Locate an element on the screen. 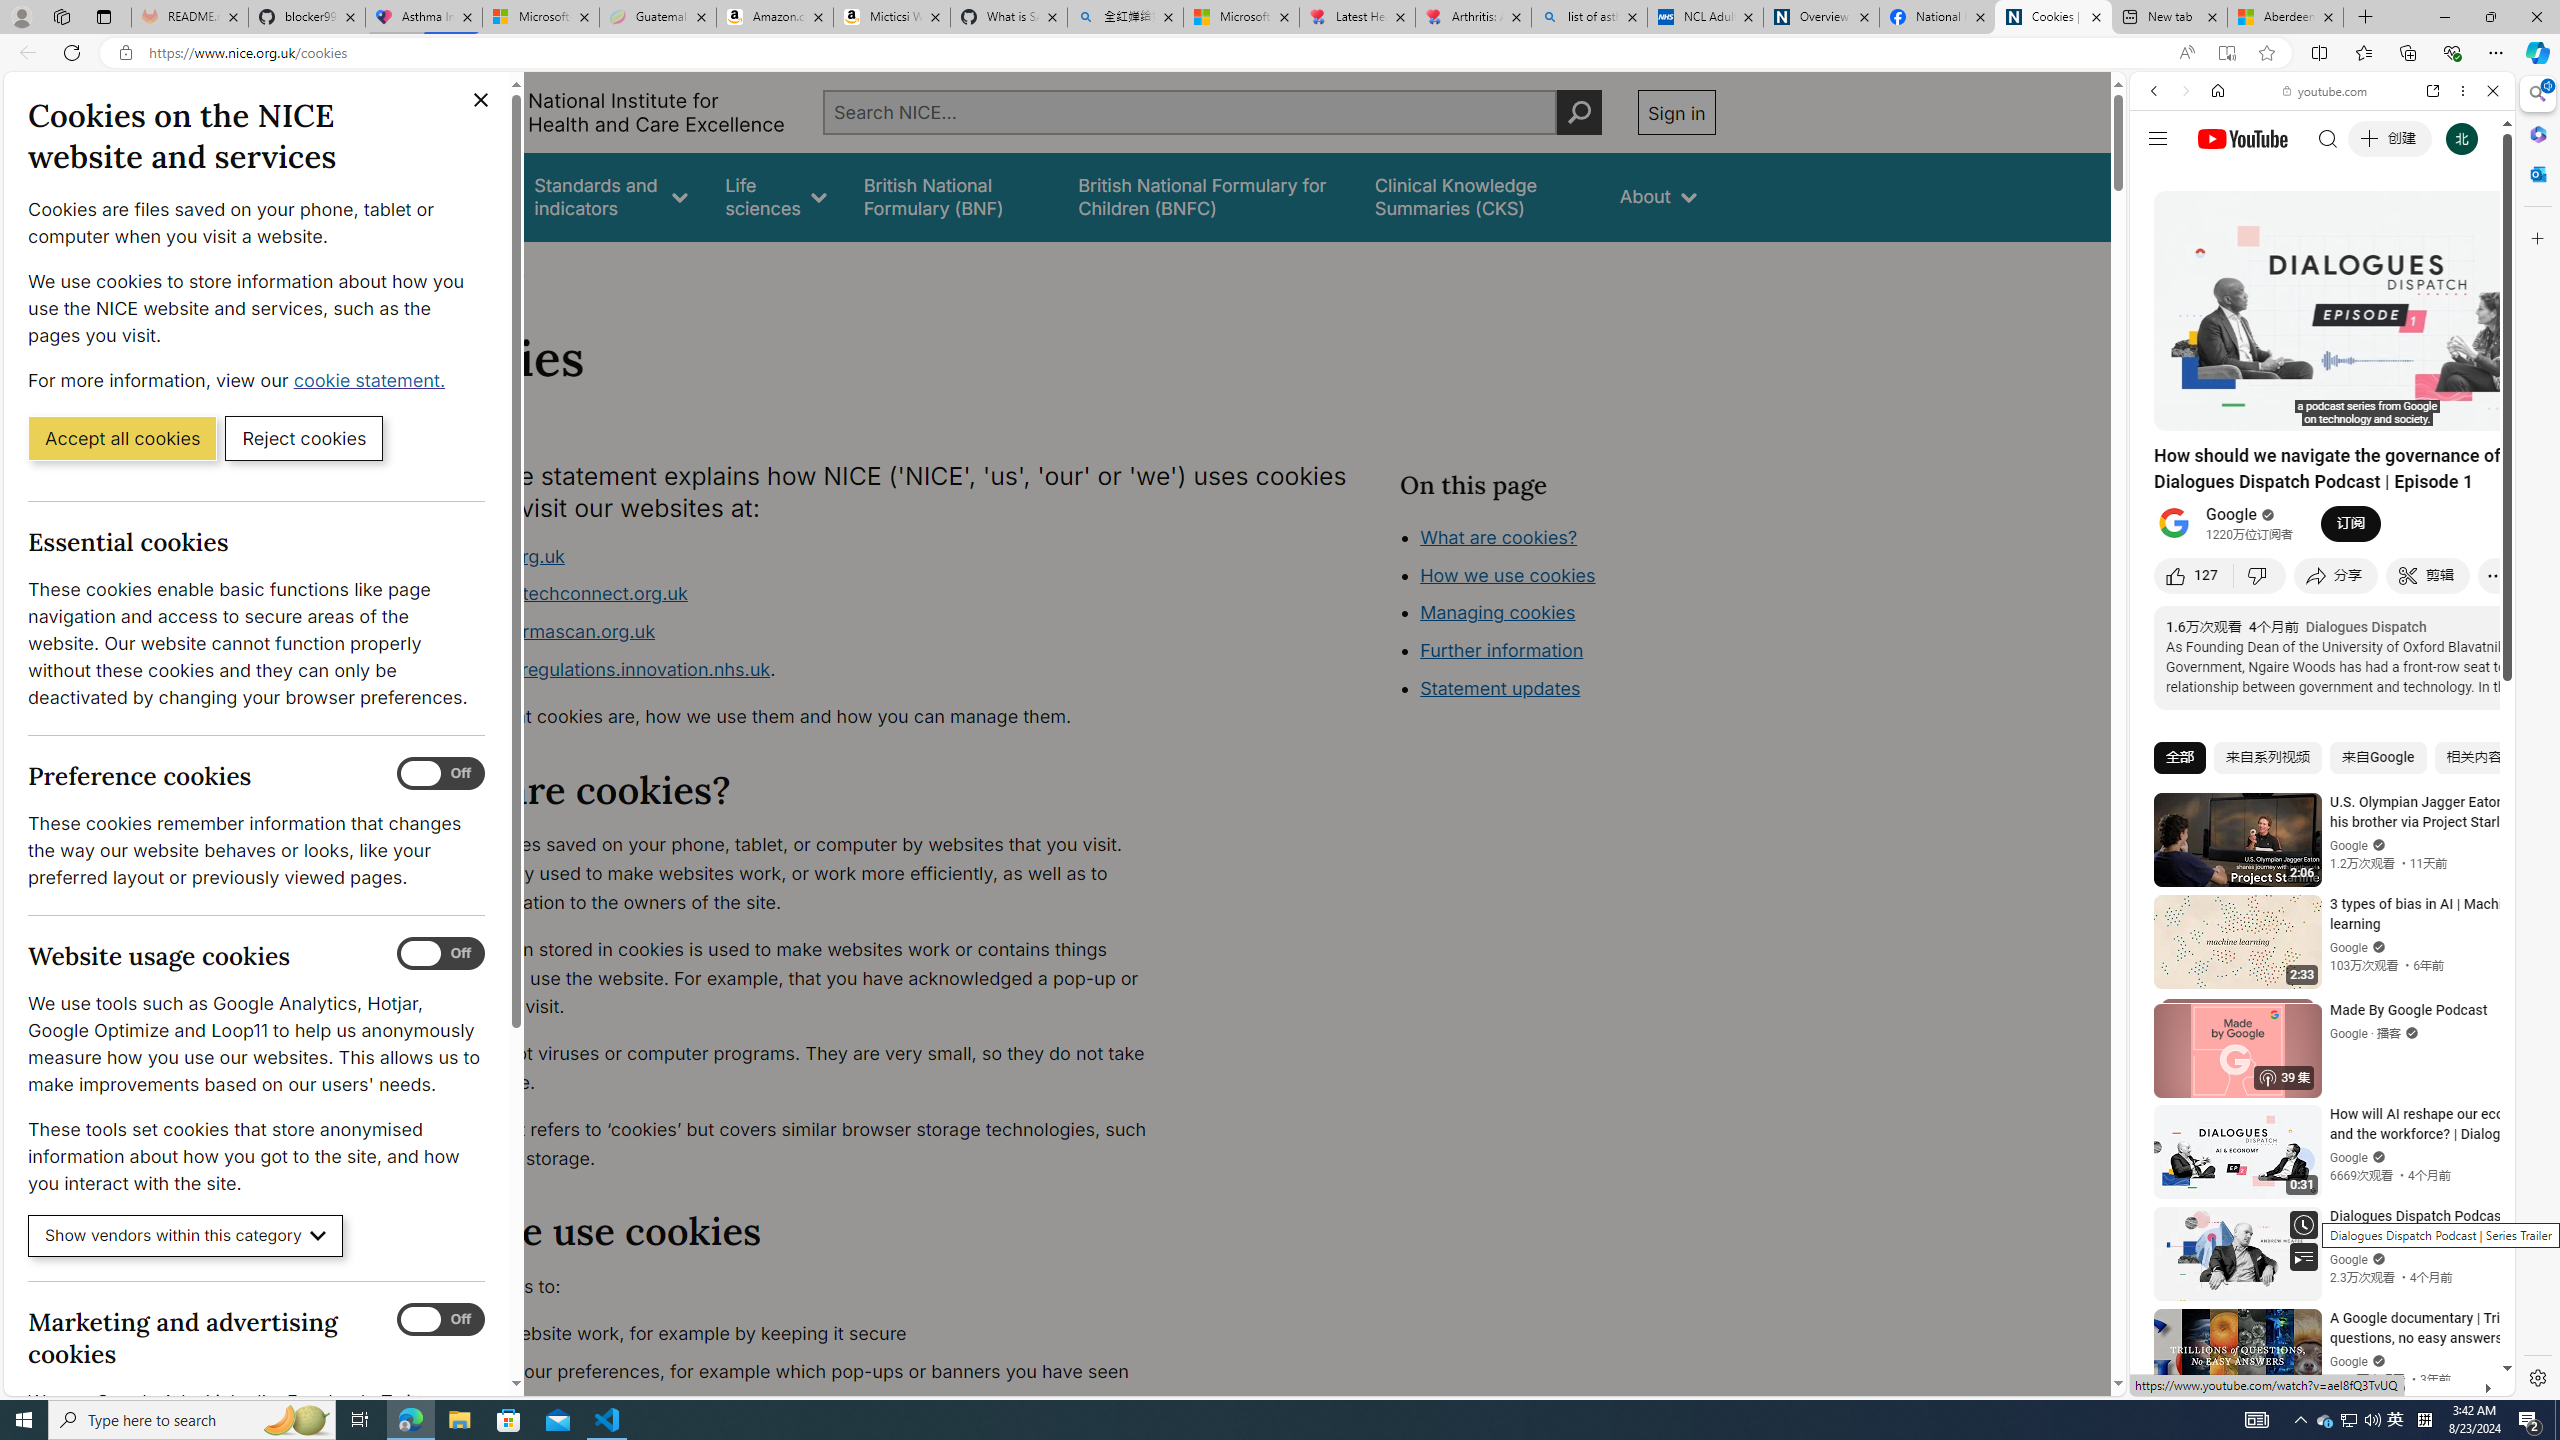  'British National Formulary for Children (BNFC)' is located at coordinates (1207, 196).